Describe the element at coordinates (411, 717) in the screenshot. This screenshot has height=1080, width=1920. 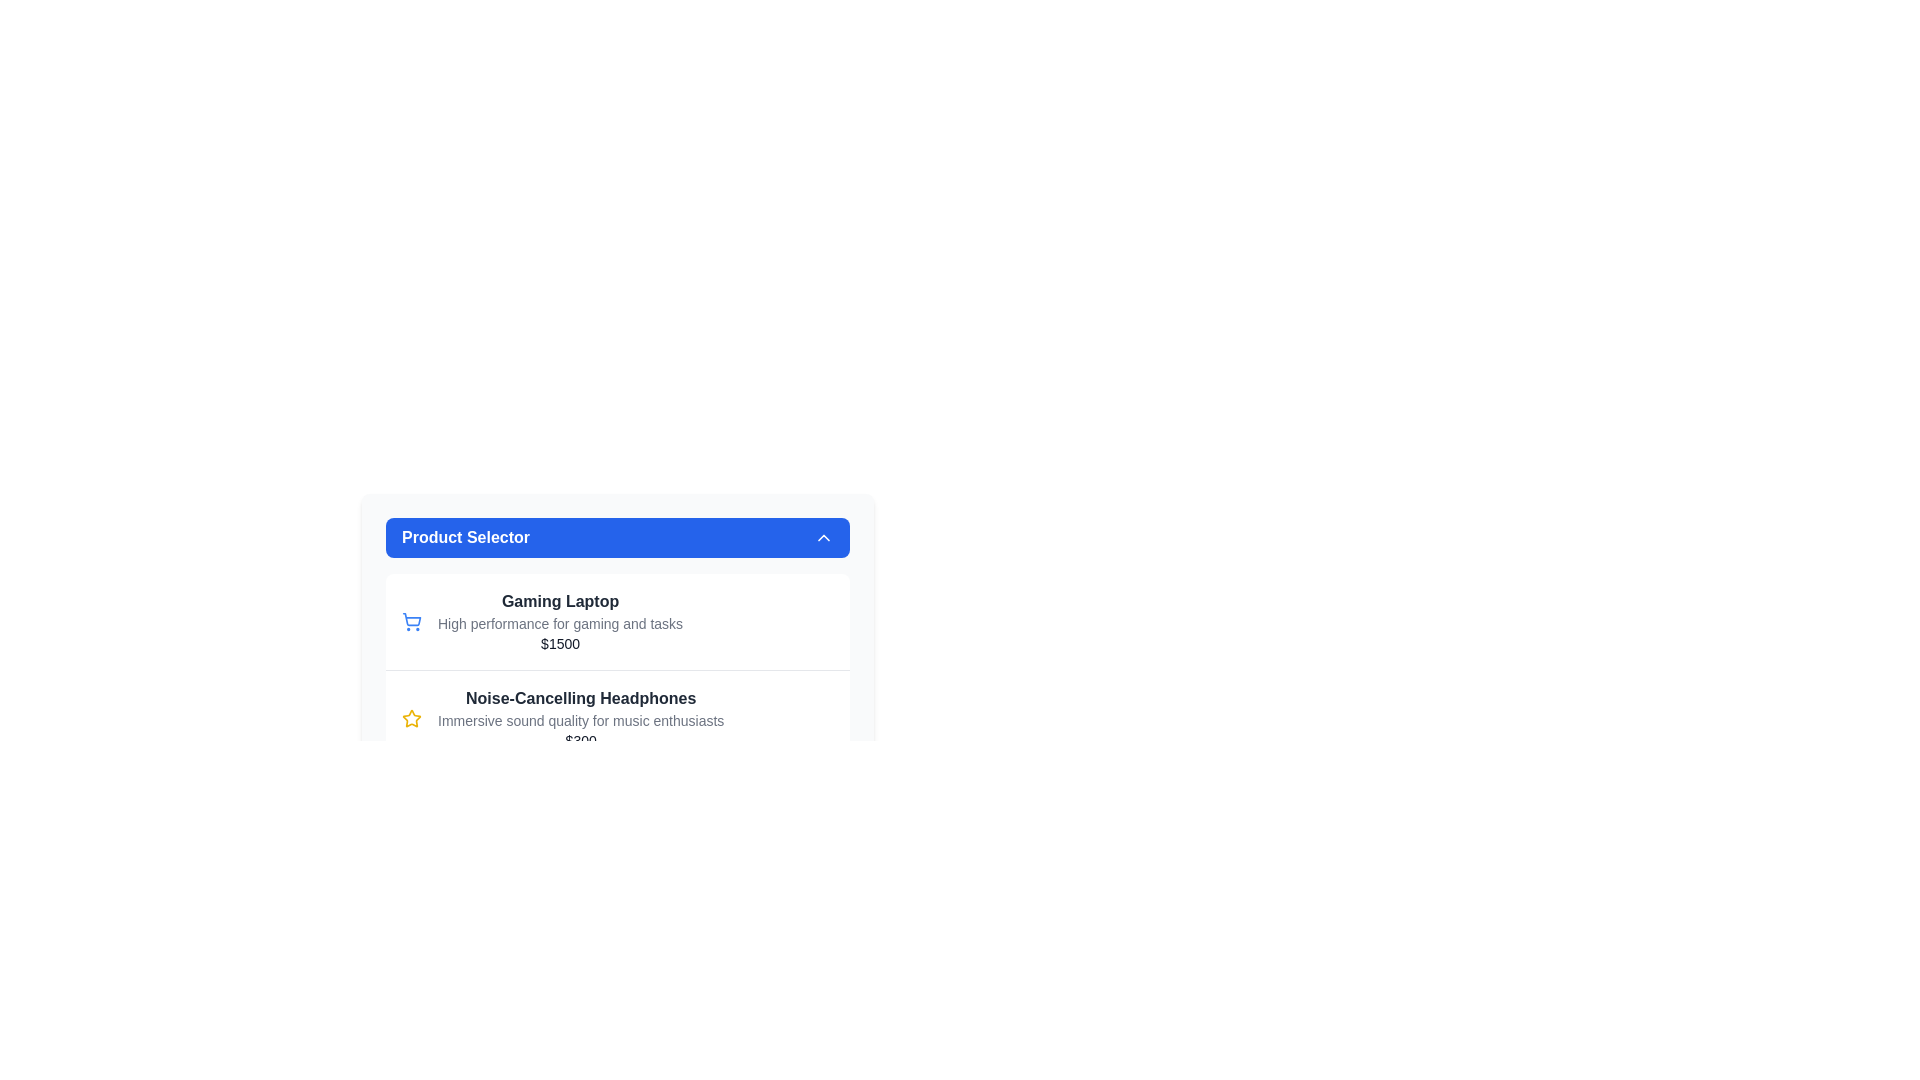
I see `the interactive star-shaped icon located before the text 'Noise-Cancelling Headphones' in the second list item of the 'Product Selector' panel` at that location.